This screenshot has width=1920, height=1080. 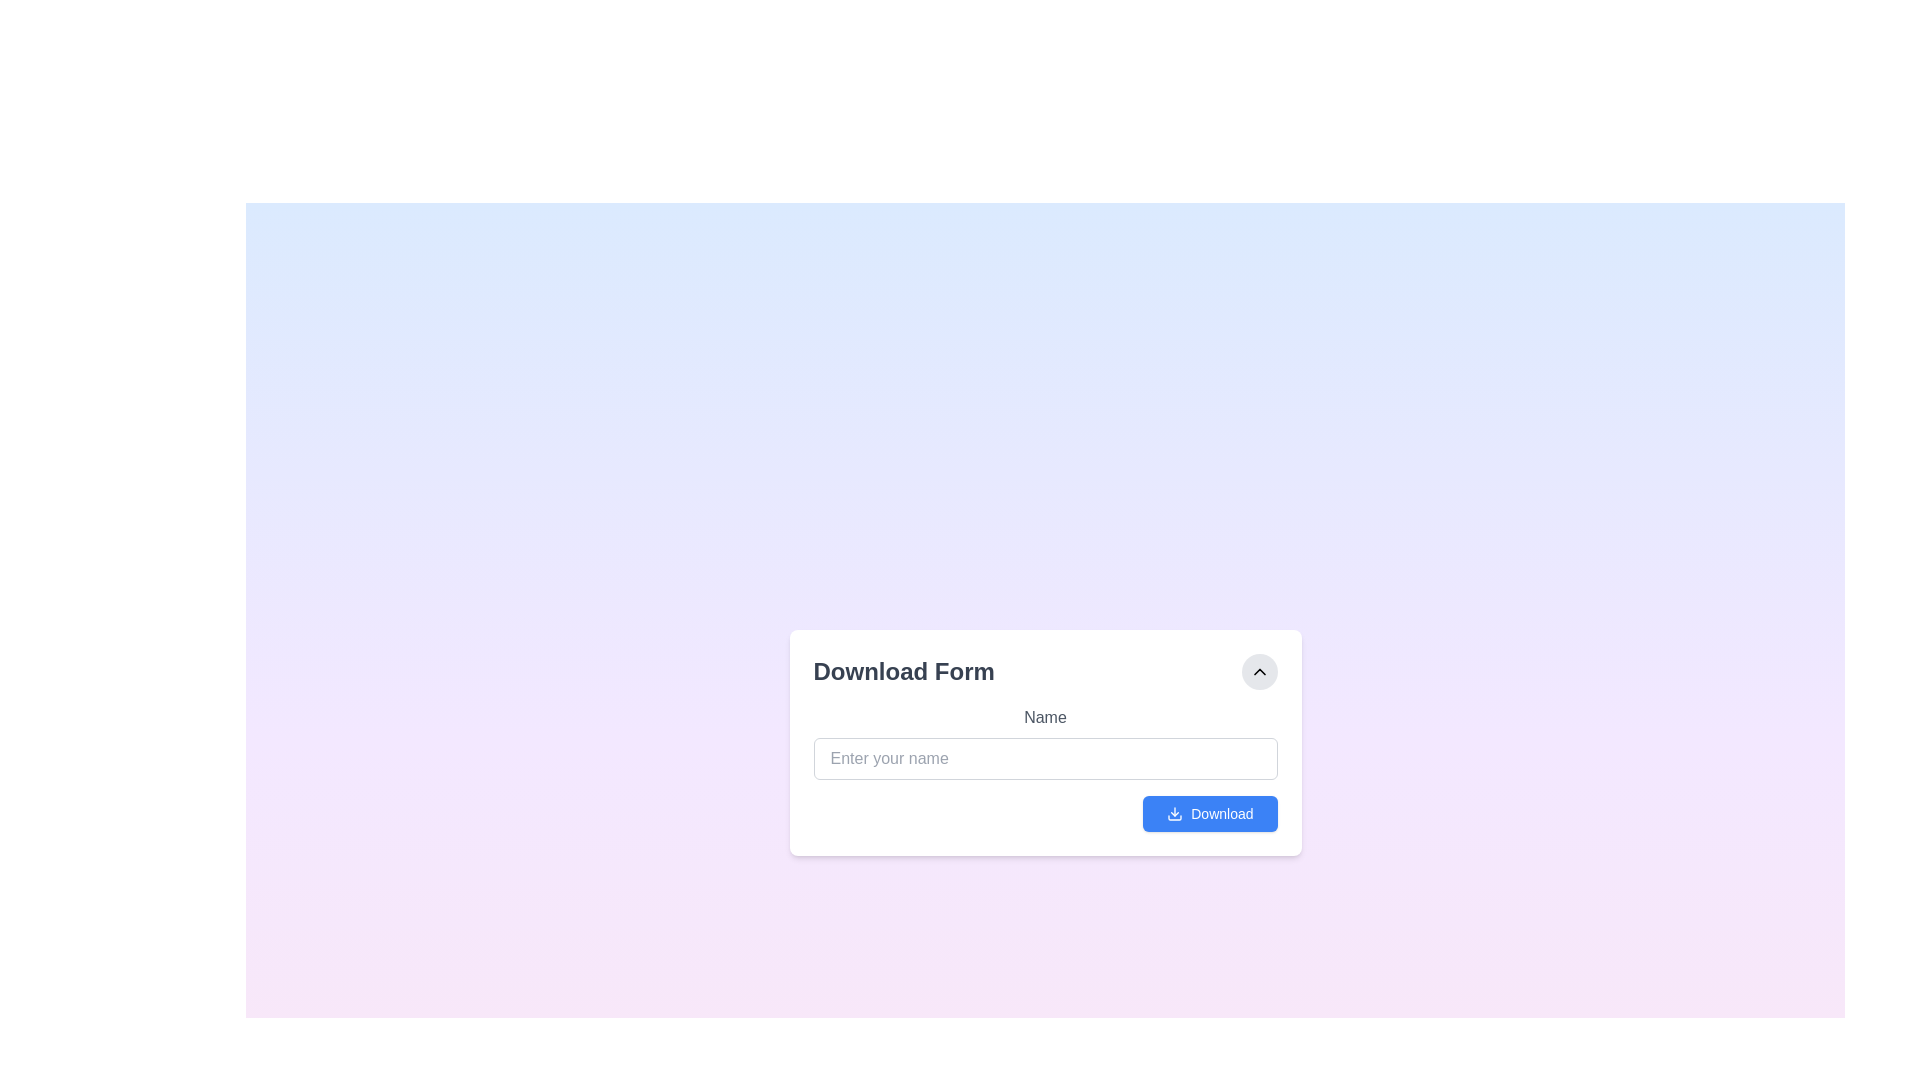 I want to click on the download button located at the bottom right corner of the 'Download Form' card section to initiate the download, so click(x=1209, y=813).